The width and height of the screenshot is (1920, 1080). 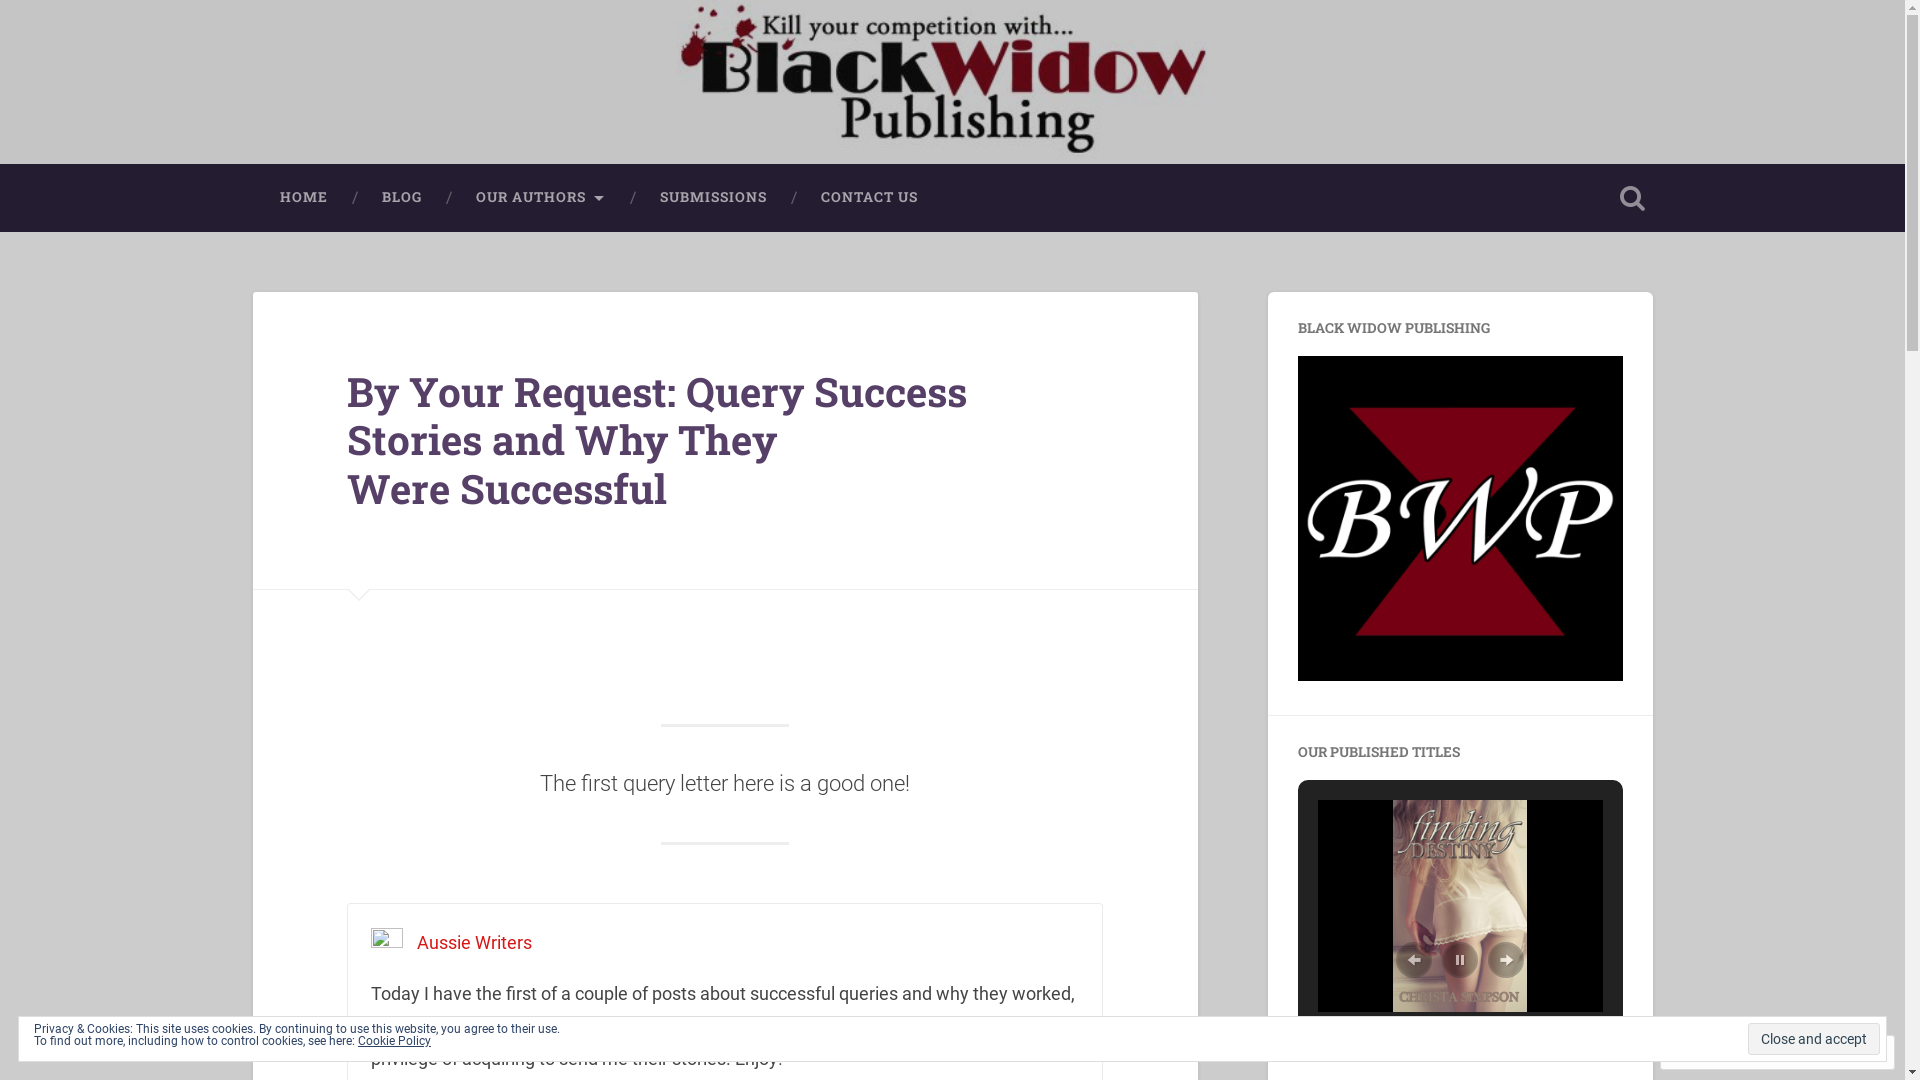 What do you see at coordinates (358, 1040) in the screenshot?
I see `'Cookie Policy'` at bounding box center [358, 1040].